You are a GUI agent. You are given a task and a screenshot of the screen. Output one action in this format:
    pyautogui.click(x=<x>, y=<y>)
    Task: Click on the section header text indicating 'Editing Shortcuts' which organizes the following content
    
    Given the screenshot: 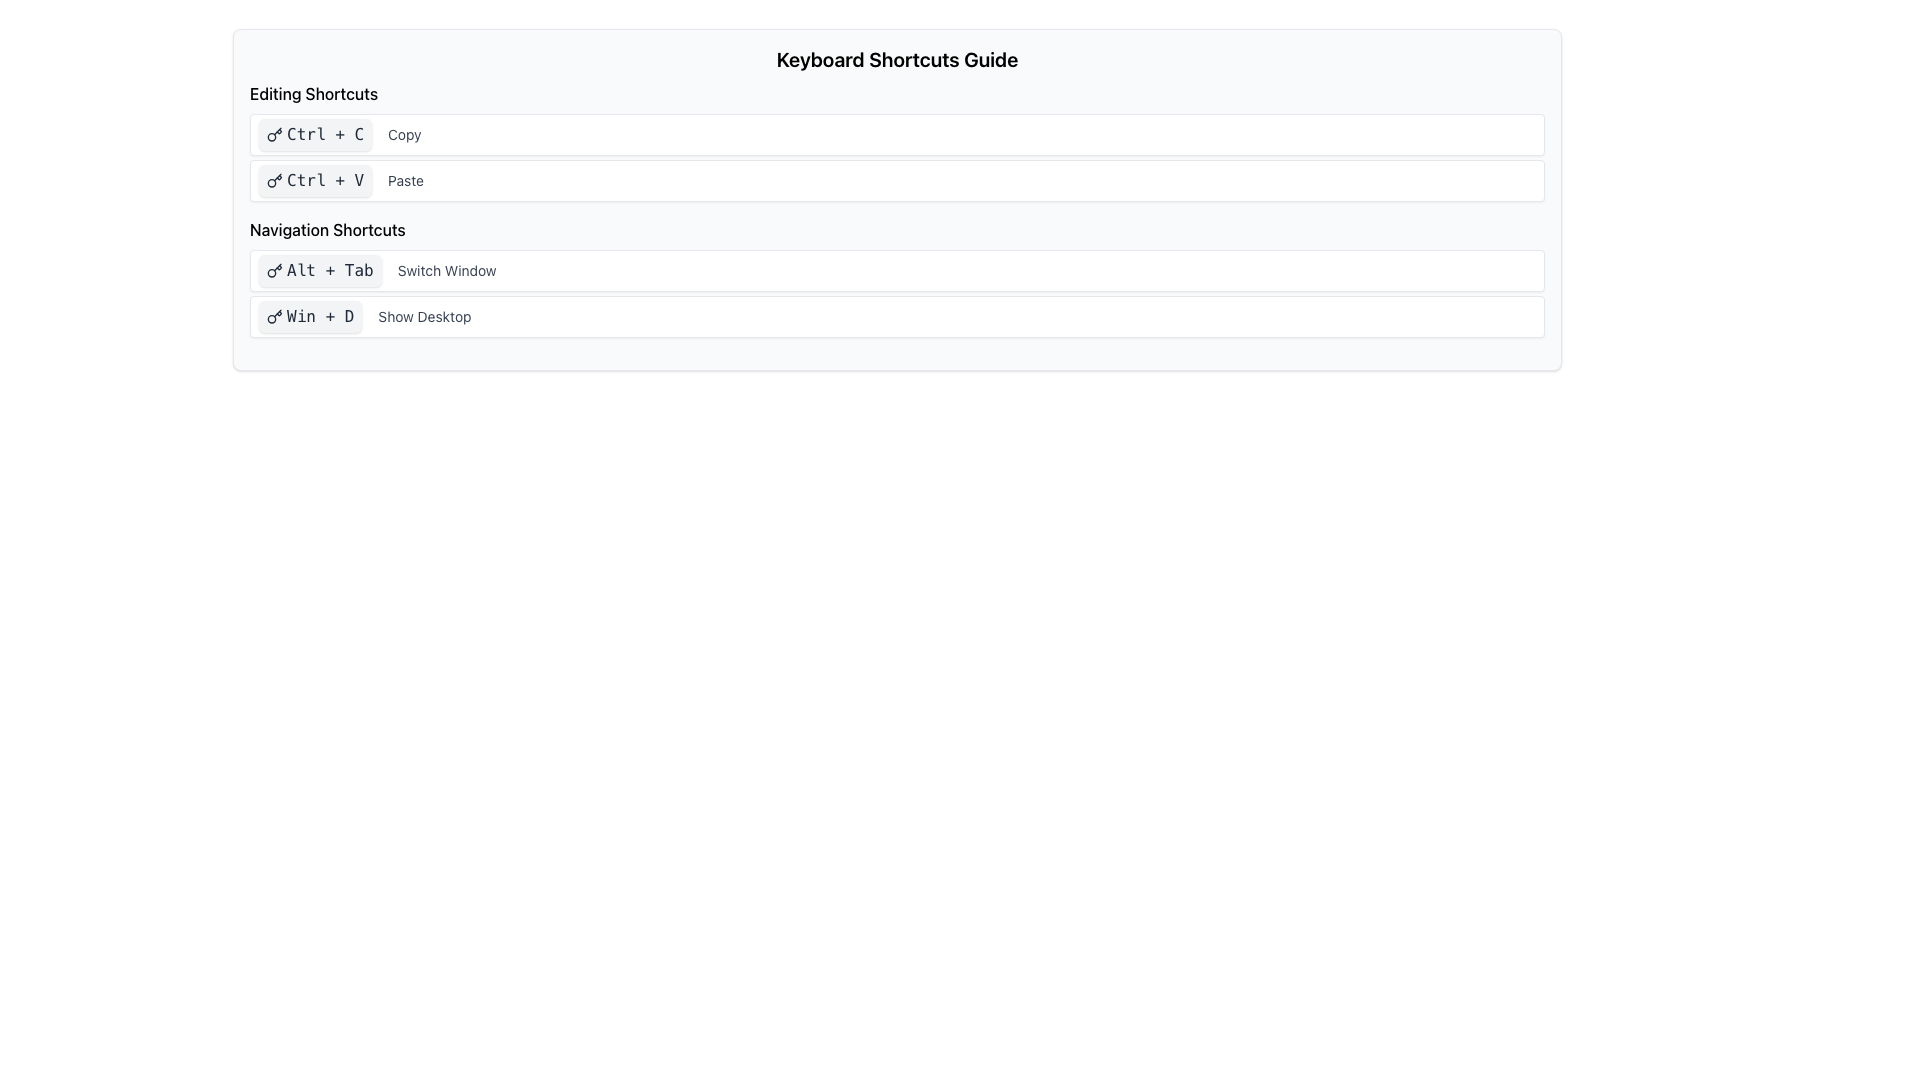 What is the action you would take?
    pyautogui.click(x=313, y=93)
    